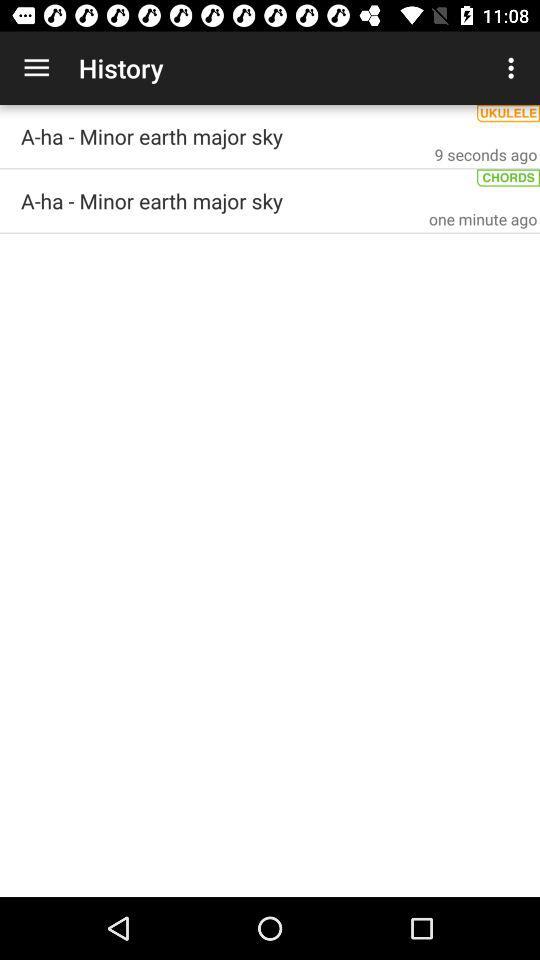 This screenshot has width=540, height=960. I want to click on icon next to the history, so click(36, 68).